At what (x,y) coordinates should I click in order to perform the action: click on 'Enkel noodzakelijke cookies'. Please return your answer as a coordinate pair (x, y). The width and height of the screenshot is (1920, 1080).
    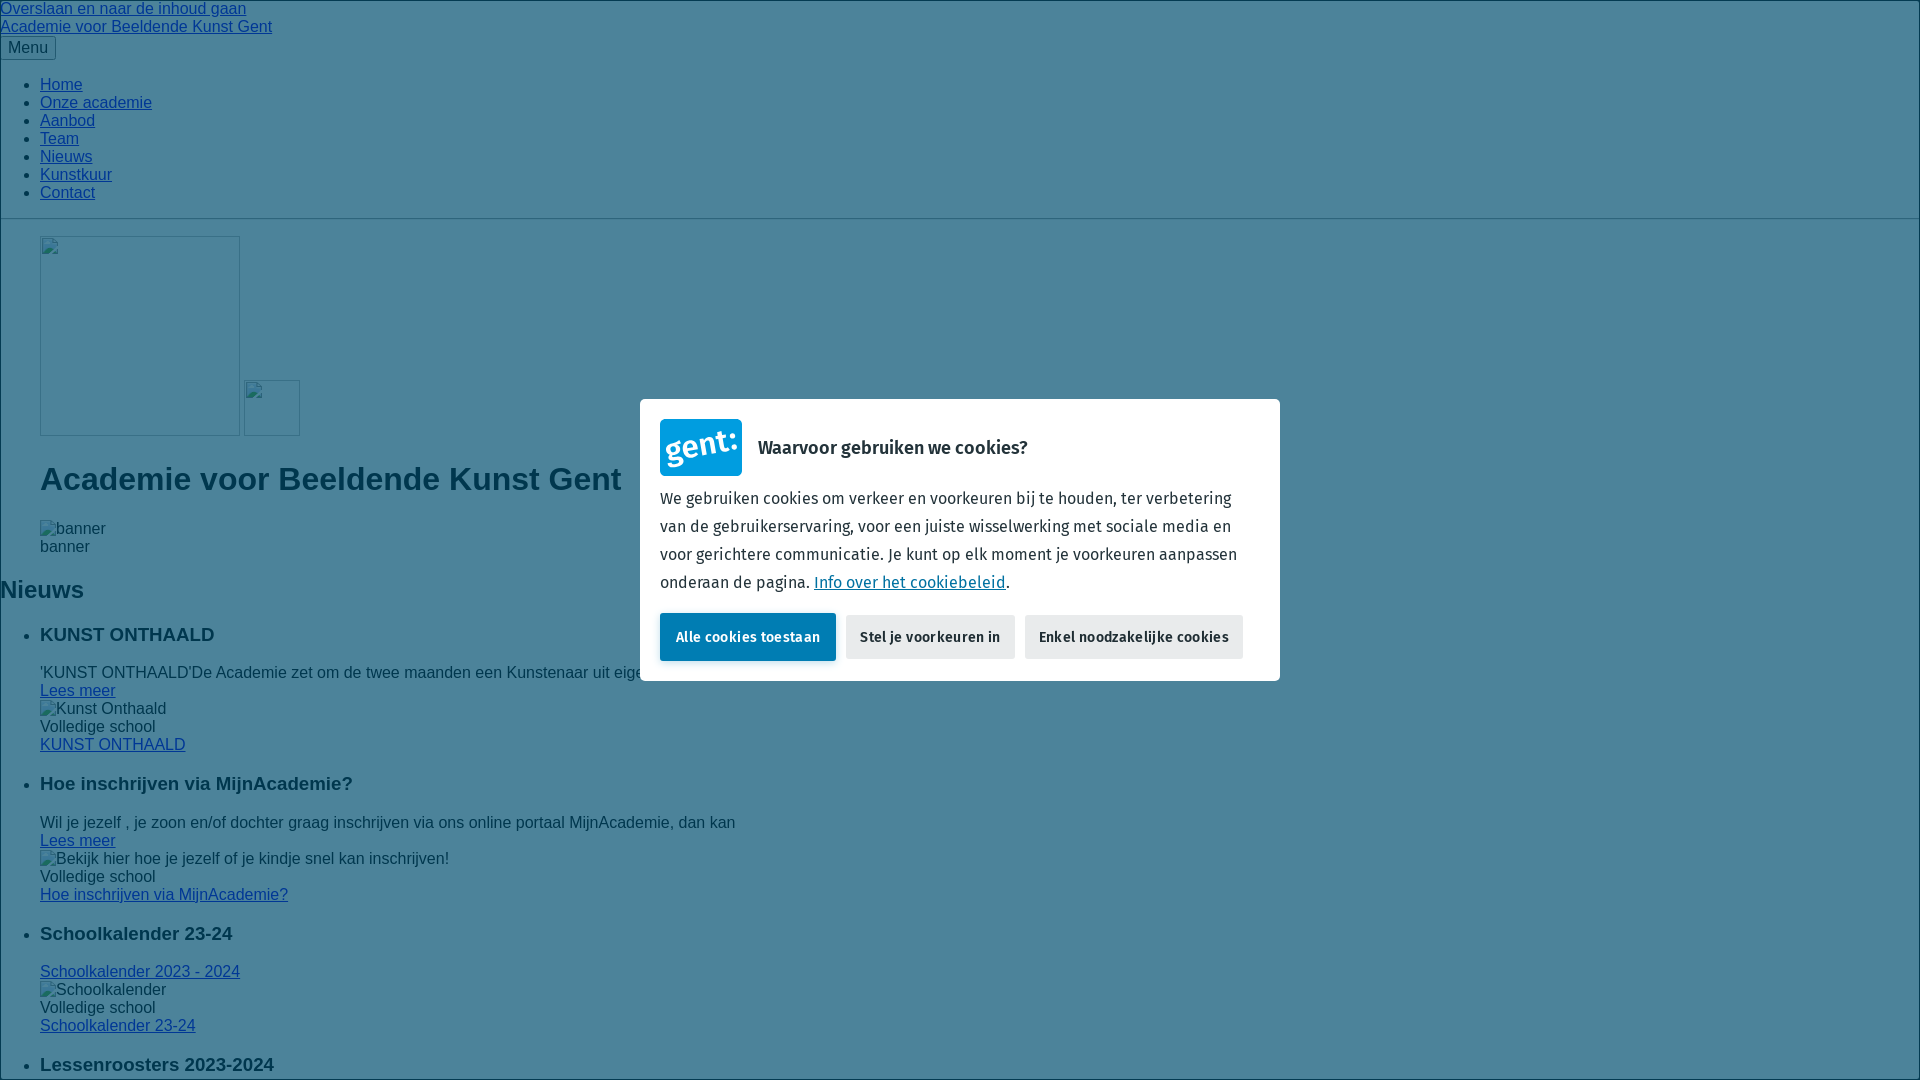
    Looking at the image, I should click on (1133, 636).